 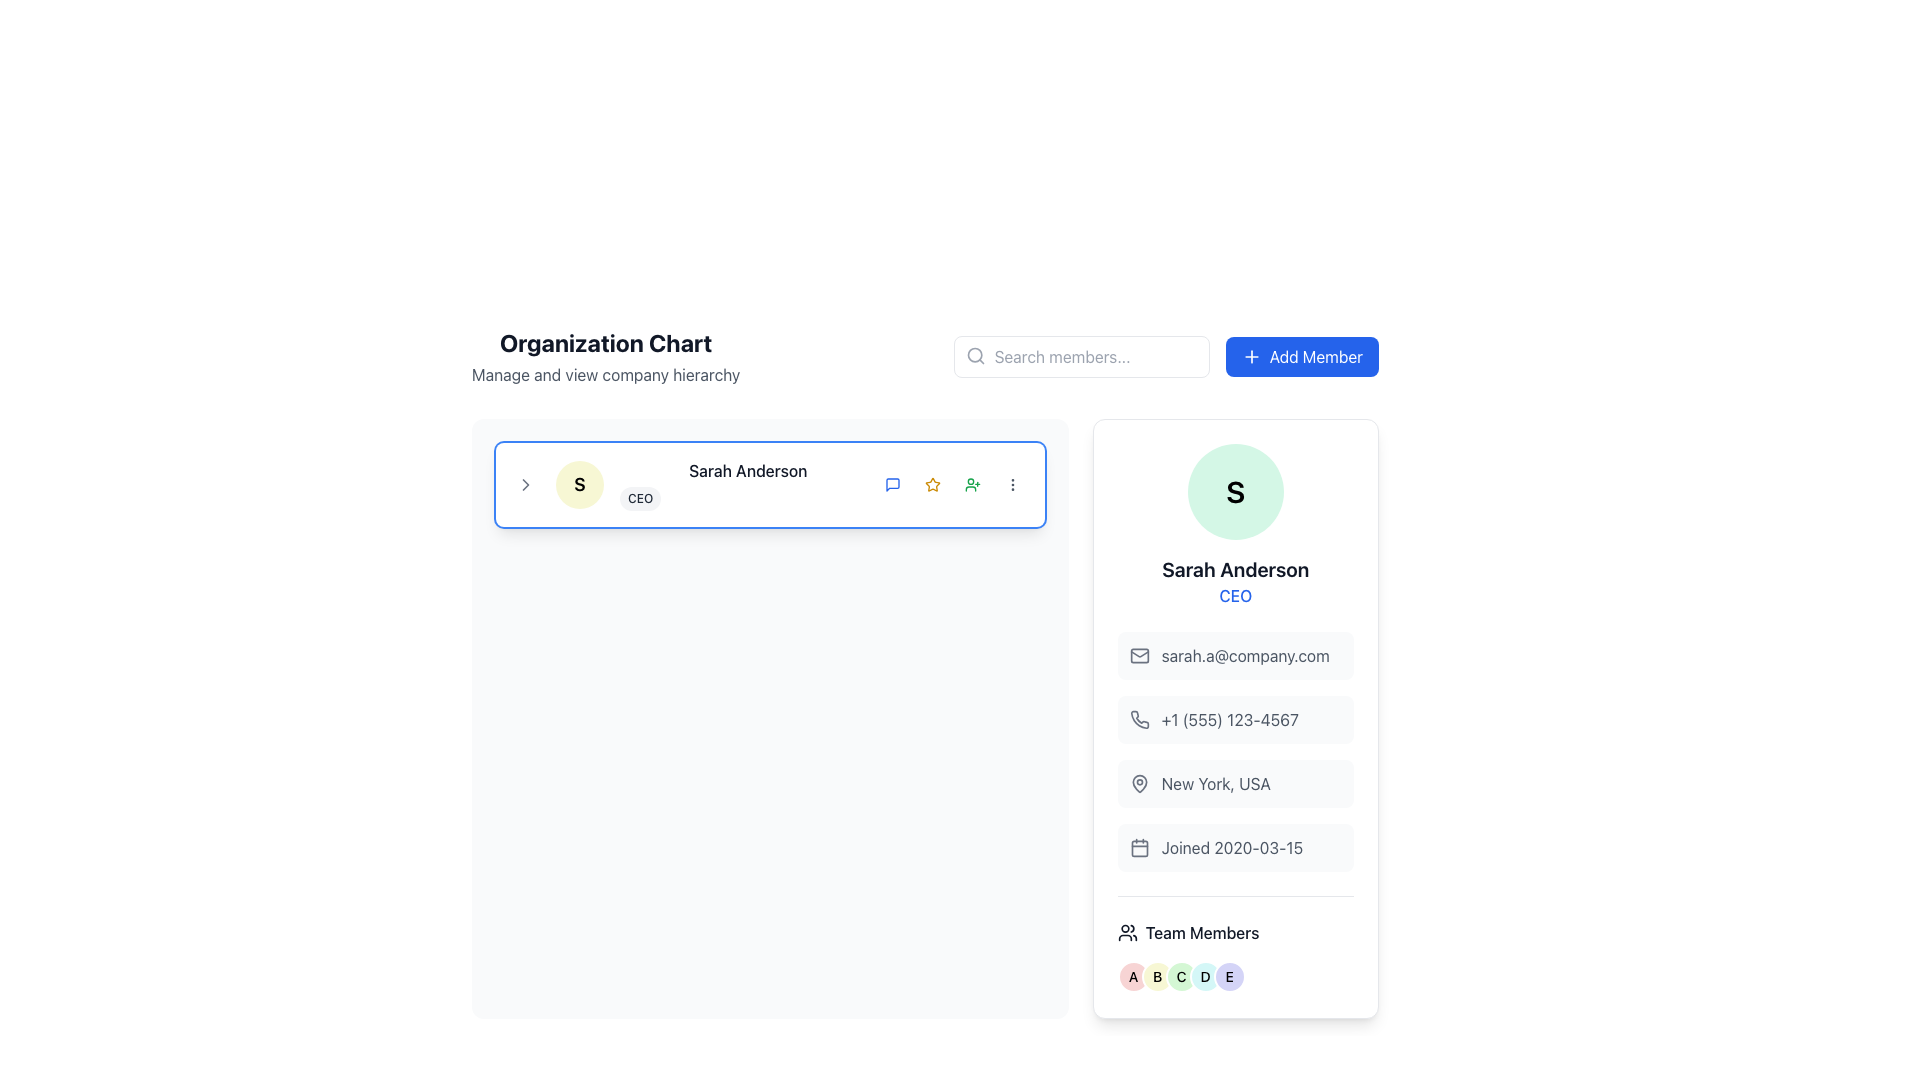 I want to click on the 'Team Members' Text with Icon Label, which features a medium-weight gray text and an icon representing people, located near the bottom of the rightmost panel above circular icons labeled A, B, C, D, E, so click(x=1234, y=933).